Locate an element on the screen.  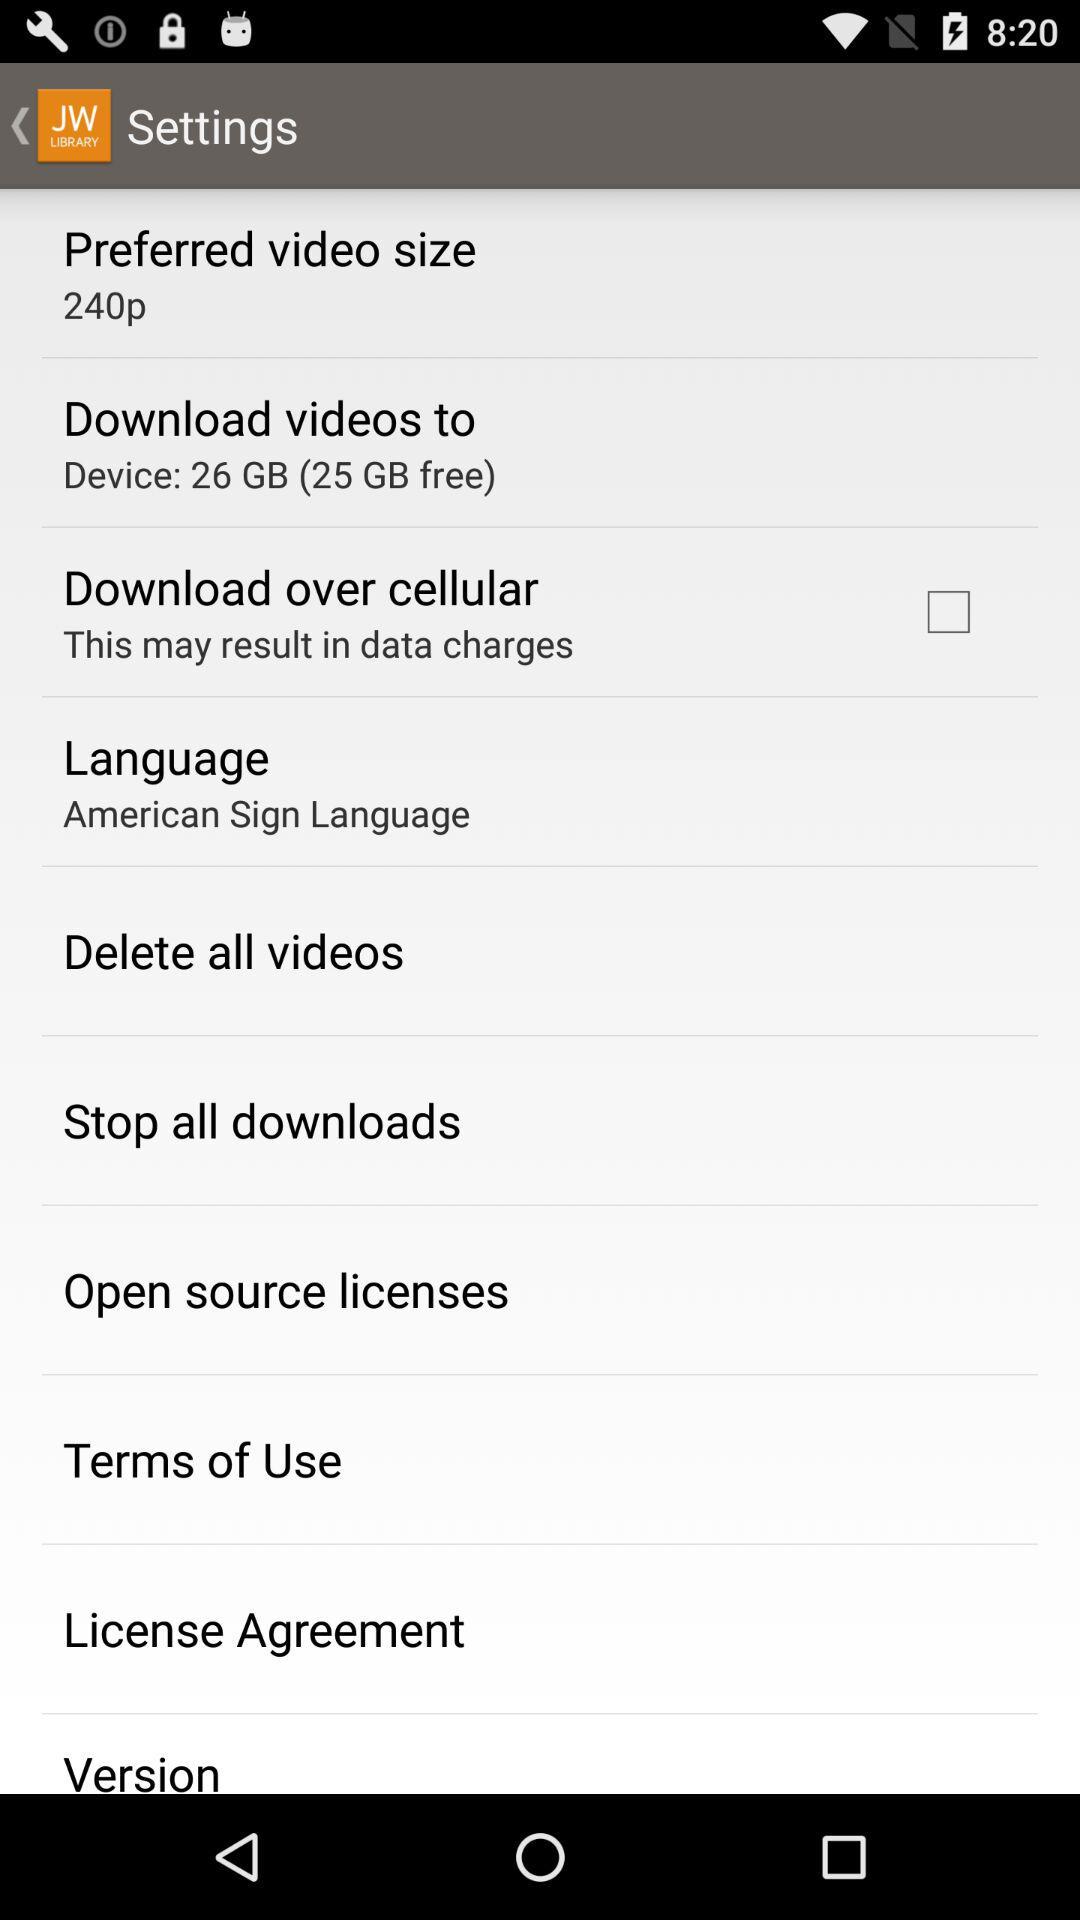
the stop all downloads item is located at coordinates (261, 1120).